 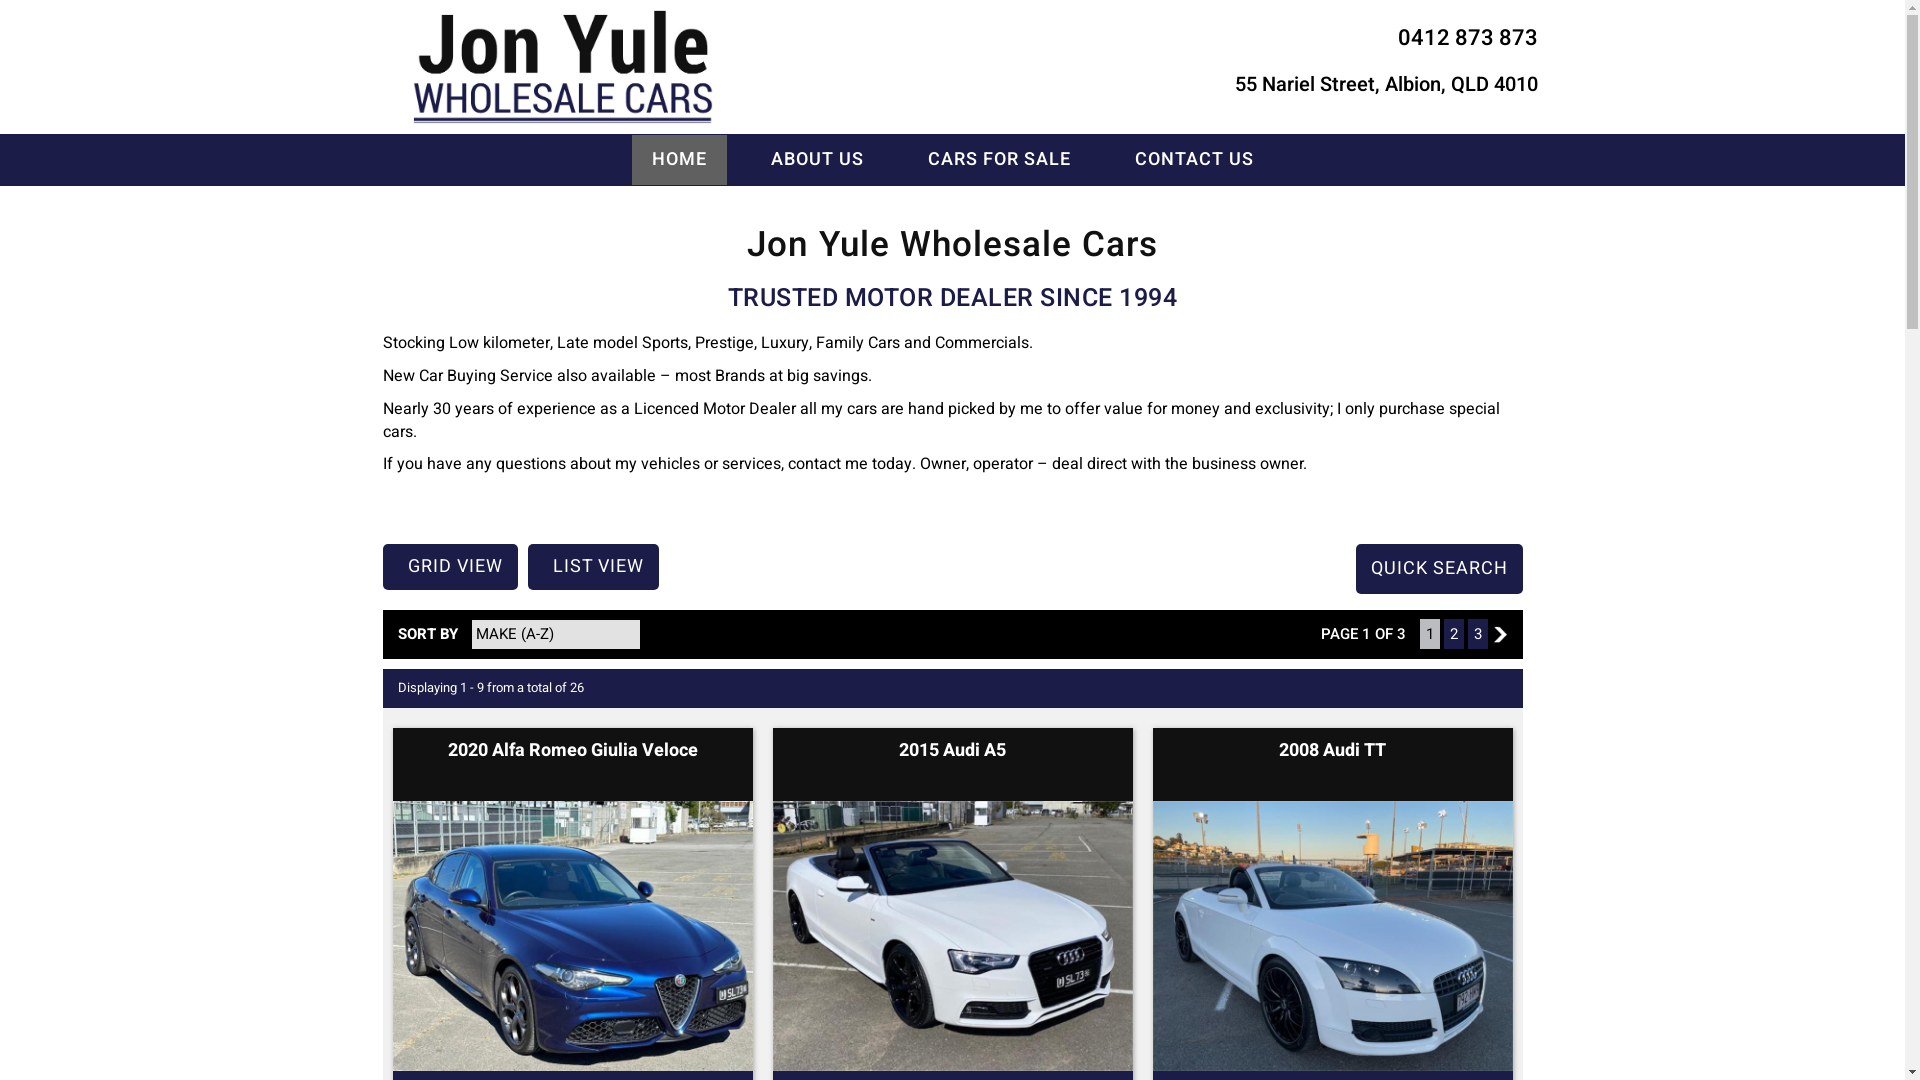 What do you see at coordinates (592, 567) in the screenshot?
I see `'LIST VIEW'` at bounding box center [592, 567].